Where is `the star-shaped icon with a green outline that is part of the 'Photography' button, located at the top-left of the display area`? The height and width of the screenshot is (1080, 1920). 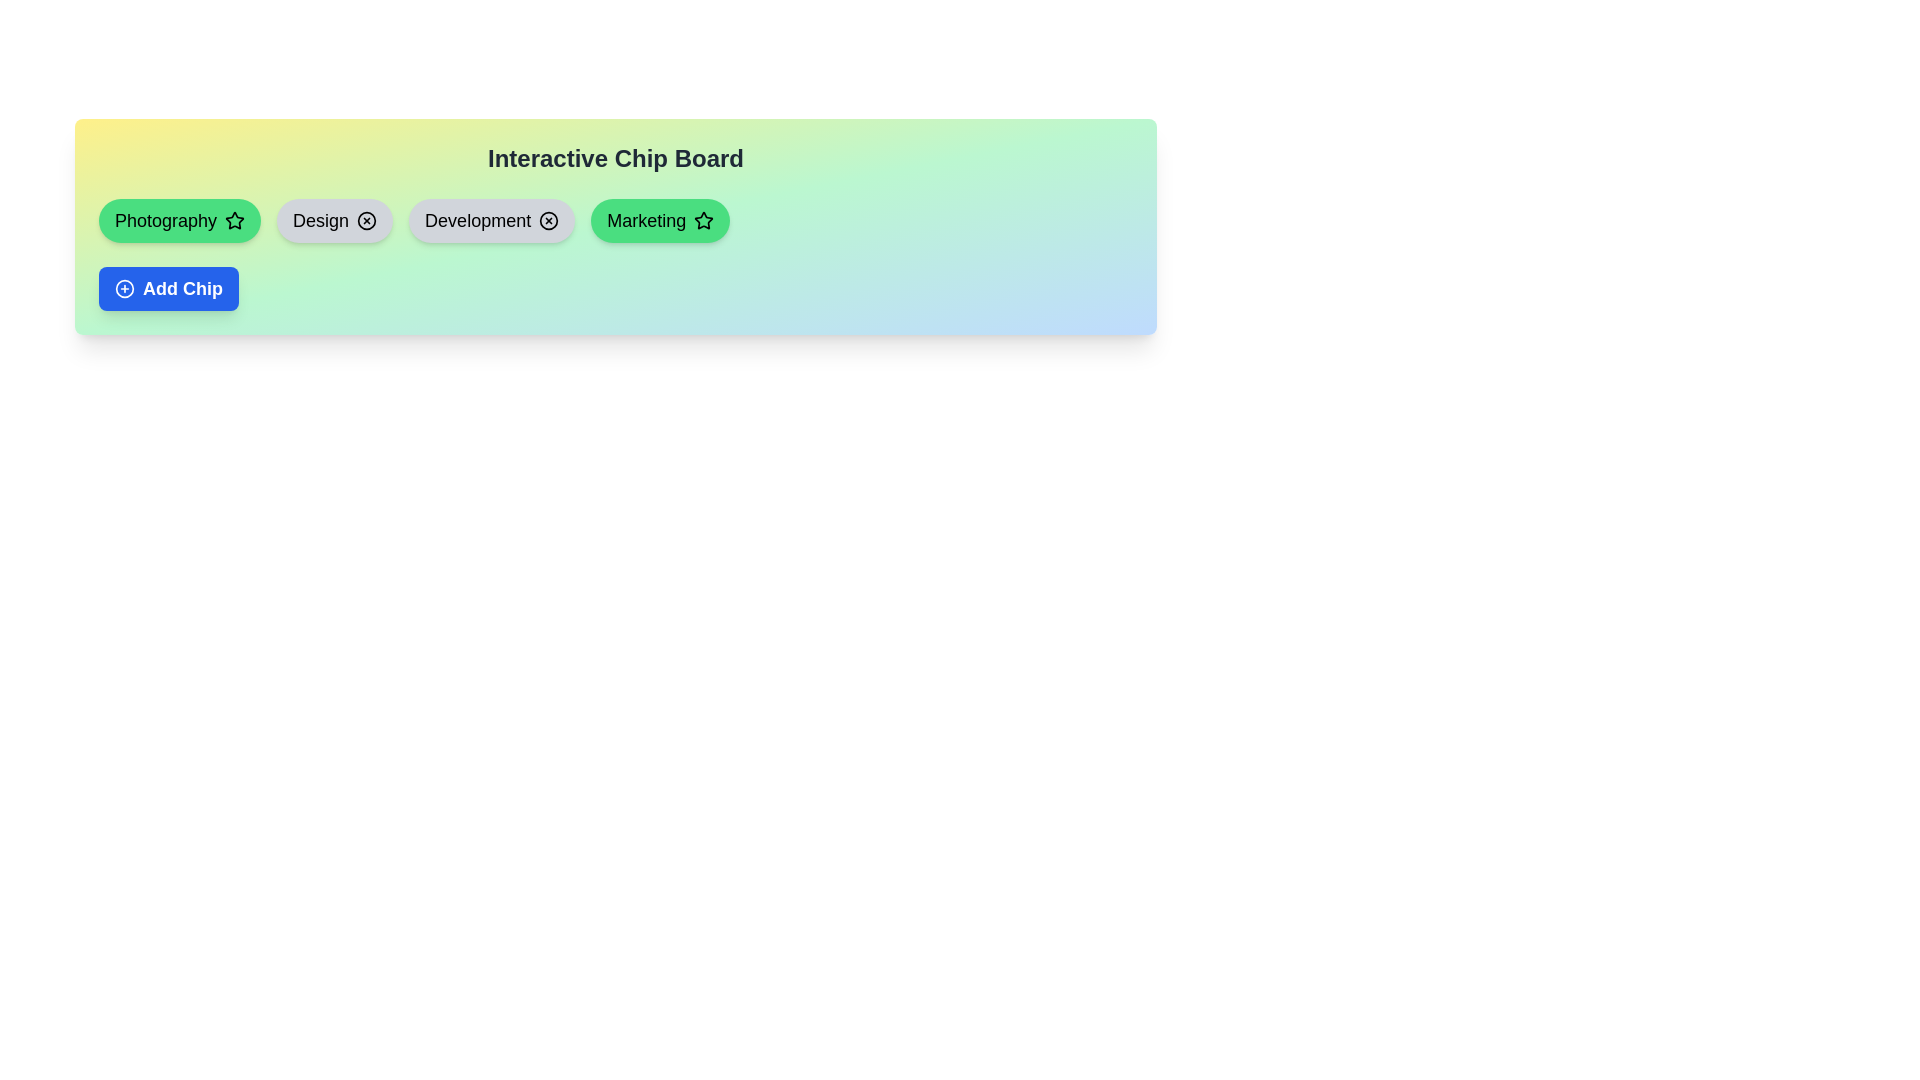
the star-shaped icon with a green outline that is part of the 'Photography' button, located at the top-left of the display area is located at coordinates (235, 220).